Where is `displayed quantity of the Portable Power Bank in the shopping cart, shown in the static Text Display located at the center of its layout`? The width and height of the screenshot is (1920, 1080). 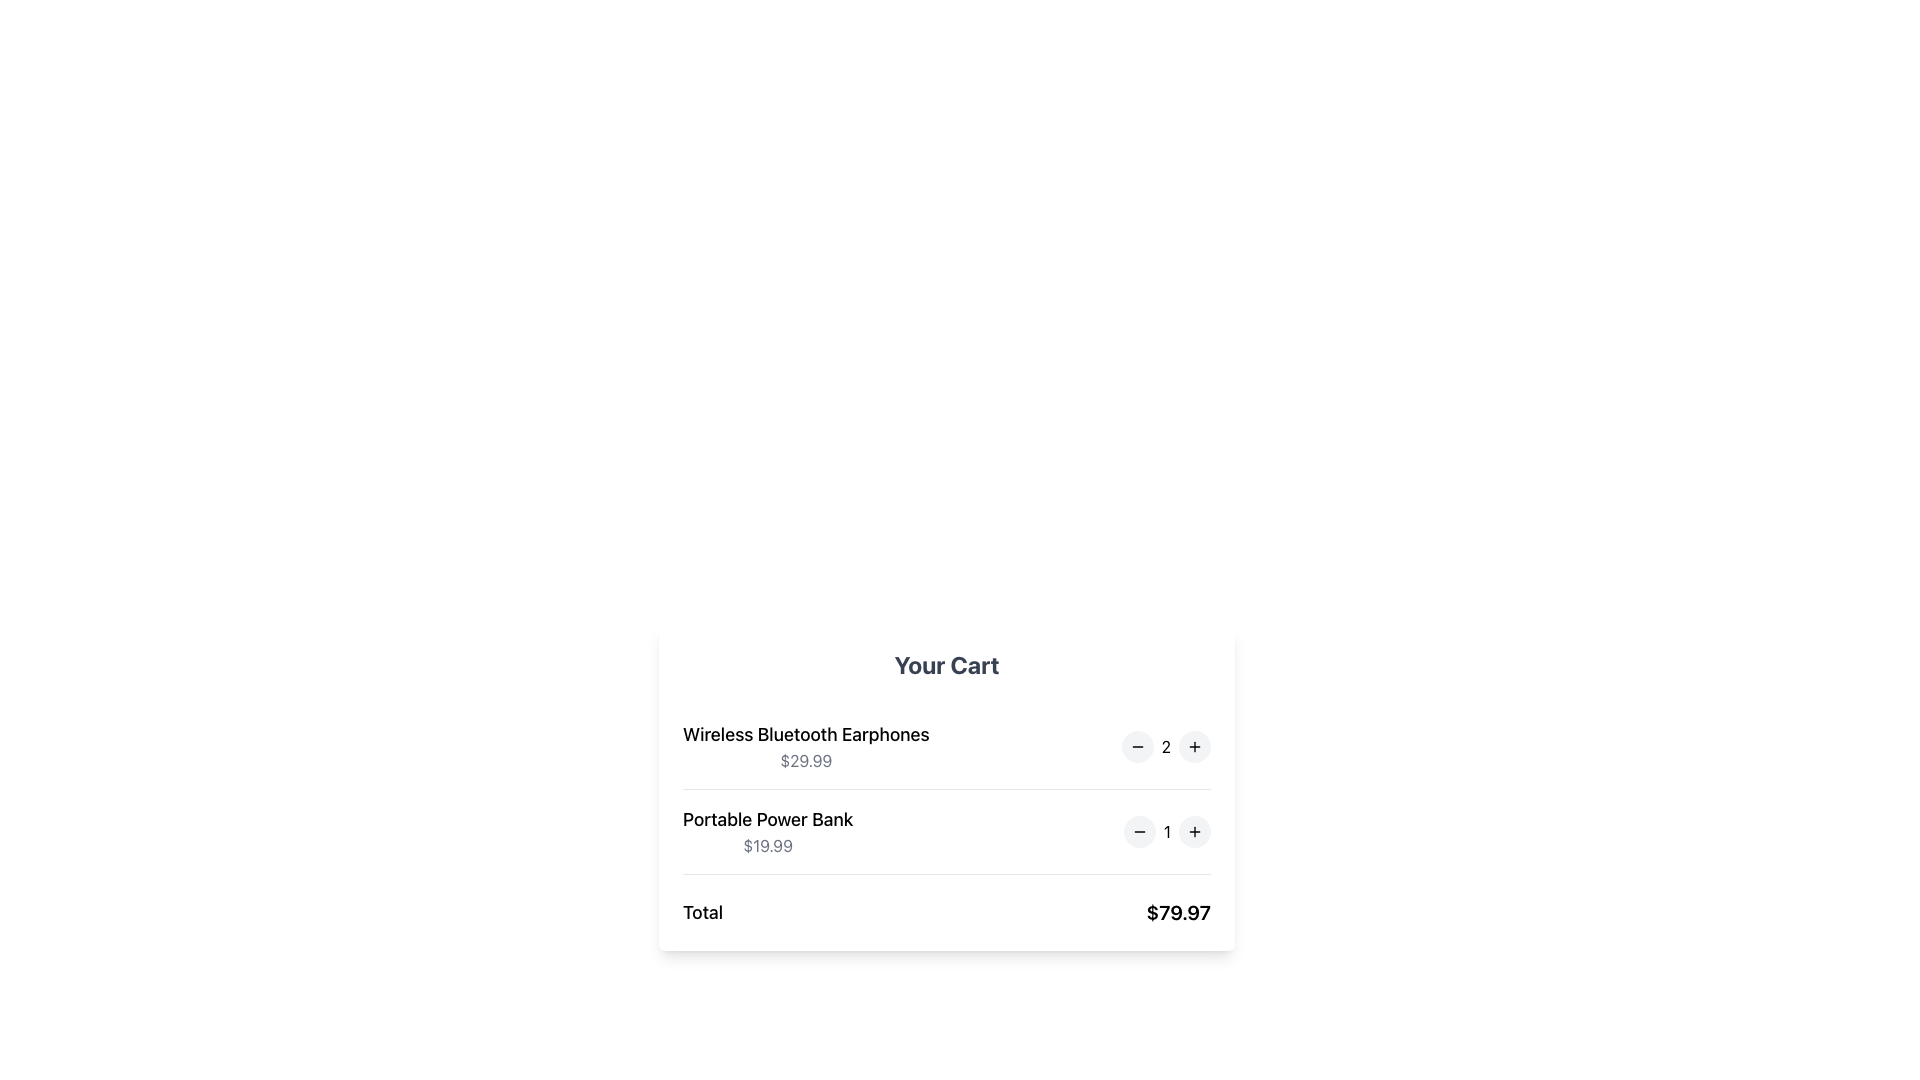 displayed quantity of the Portable Power Bank in the shopping cart, shown in the static Text Display located at the center of its layout is located at coordinates (1167, 832).